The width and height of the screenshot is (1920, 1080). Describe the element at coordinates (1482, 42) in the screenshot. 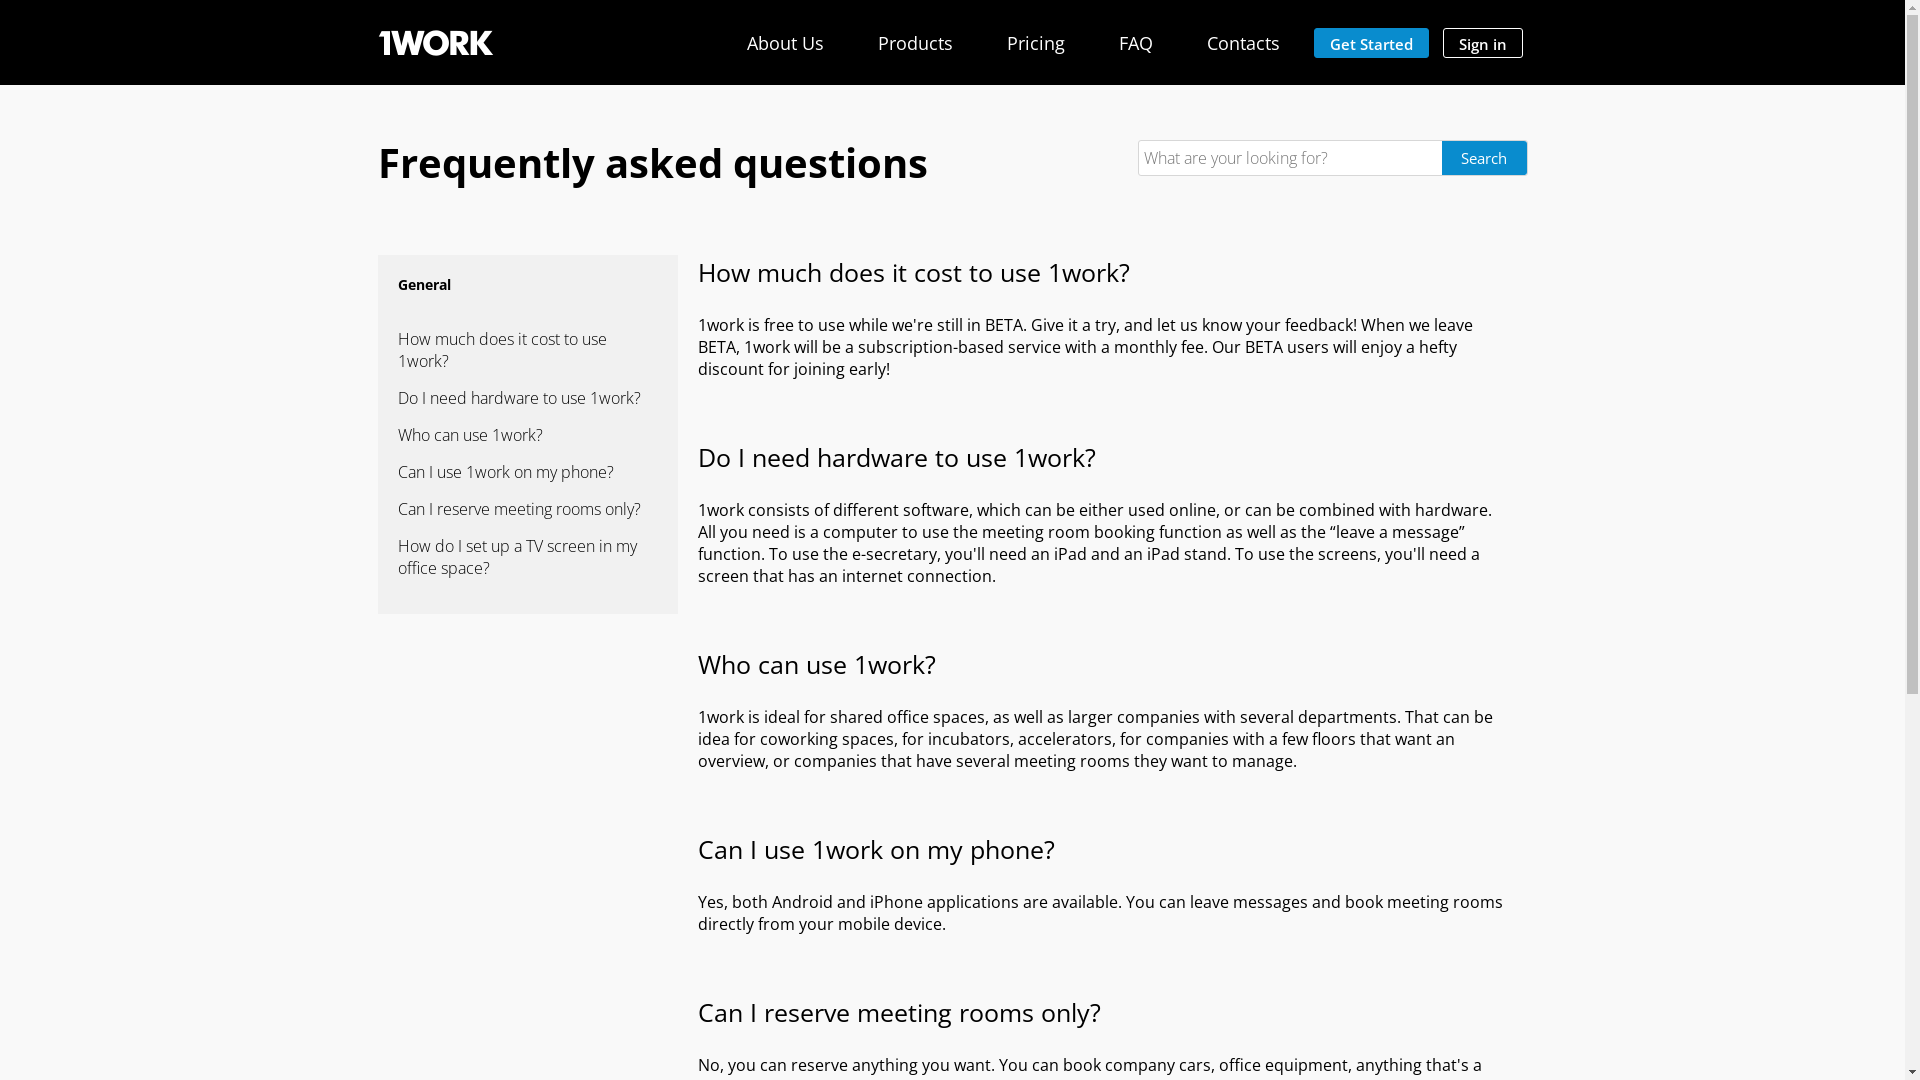

I see `'Sign in'` at that location.